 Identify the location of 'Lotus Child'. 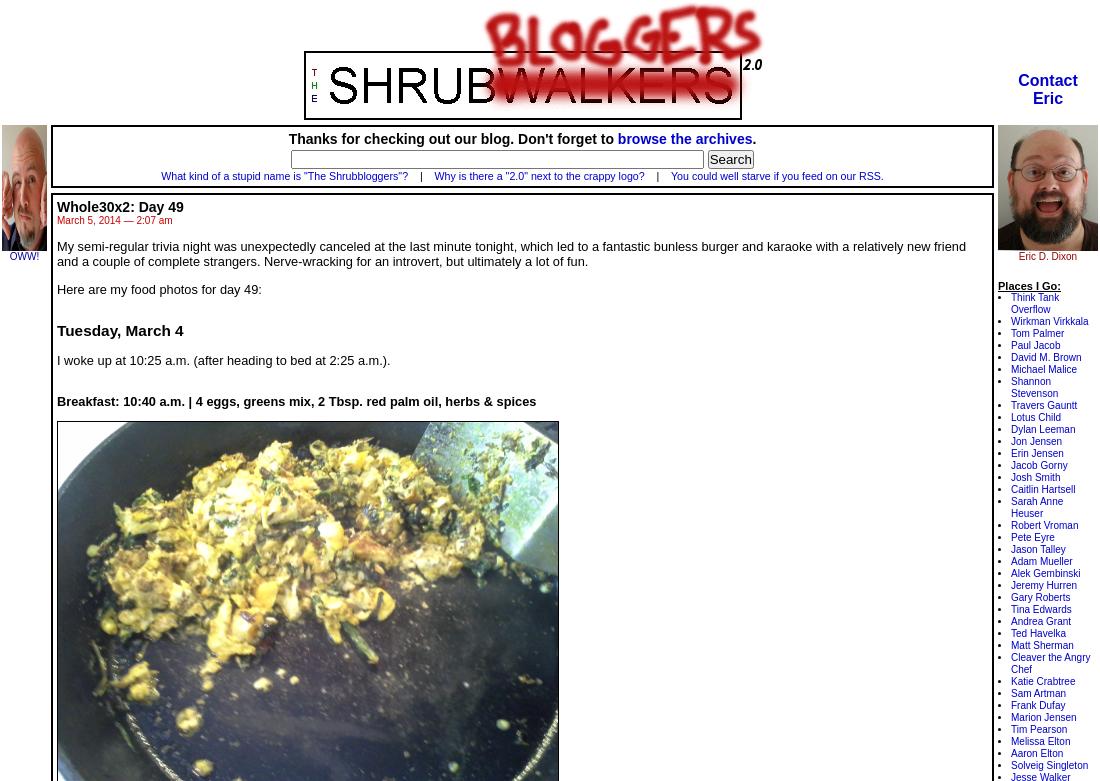
(1035, 416).